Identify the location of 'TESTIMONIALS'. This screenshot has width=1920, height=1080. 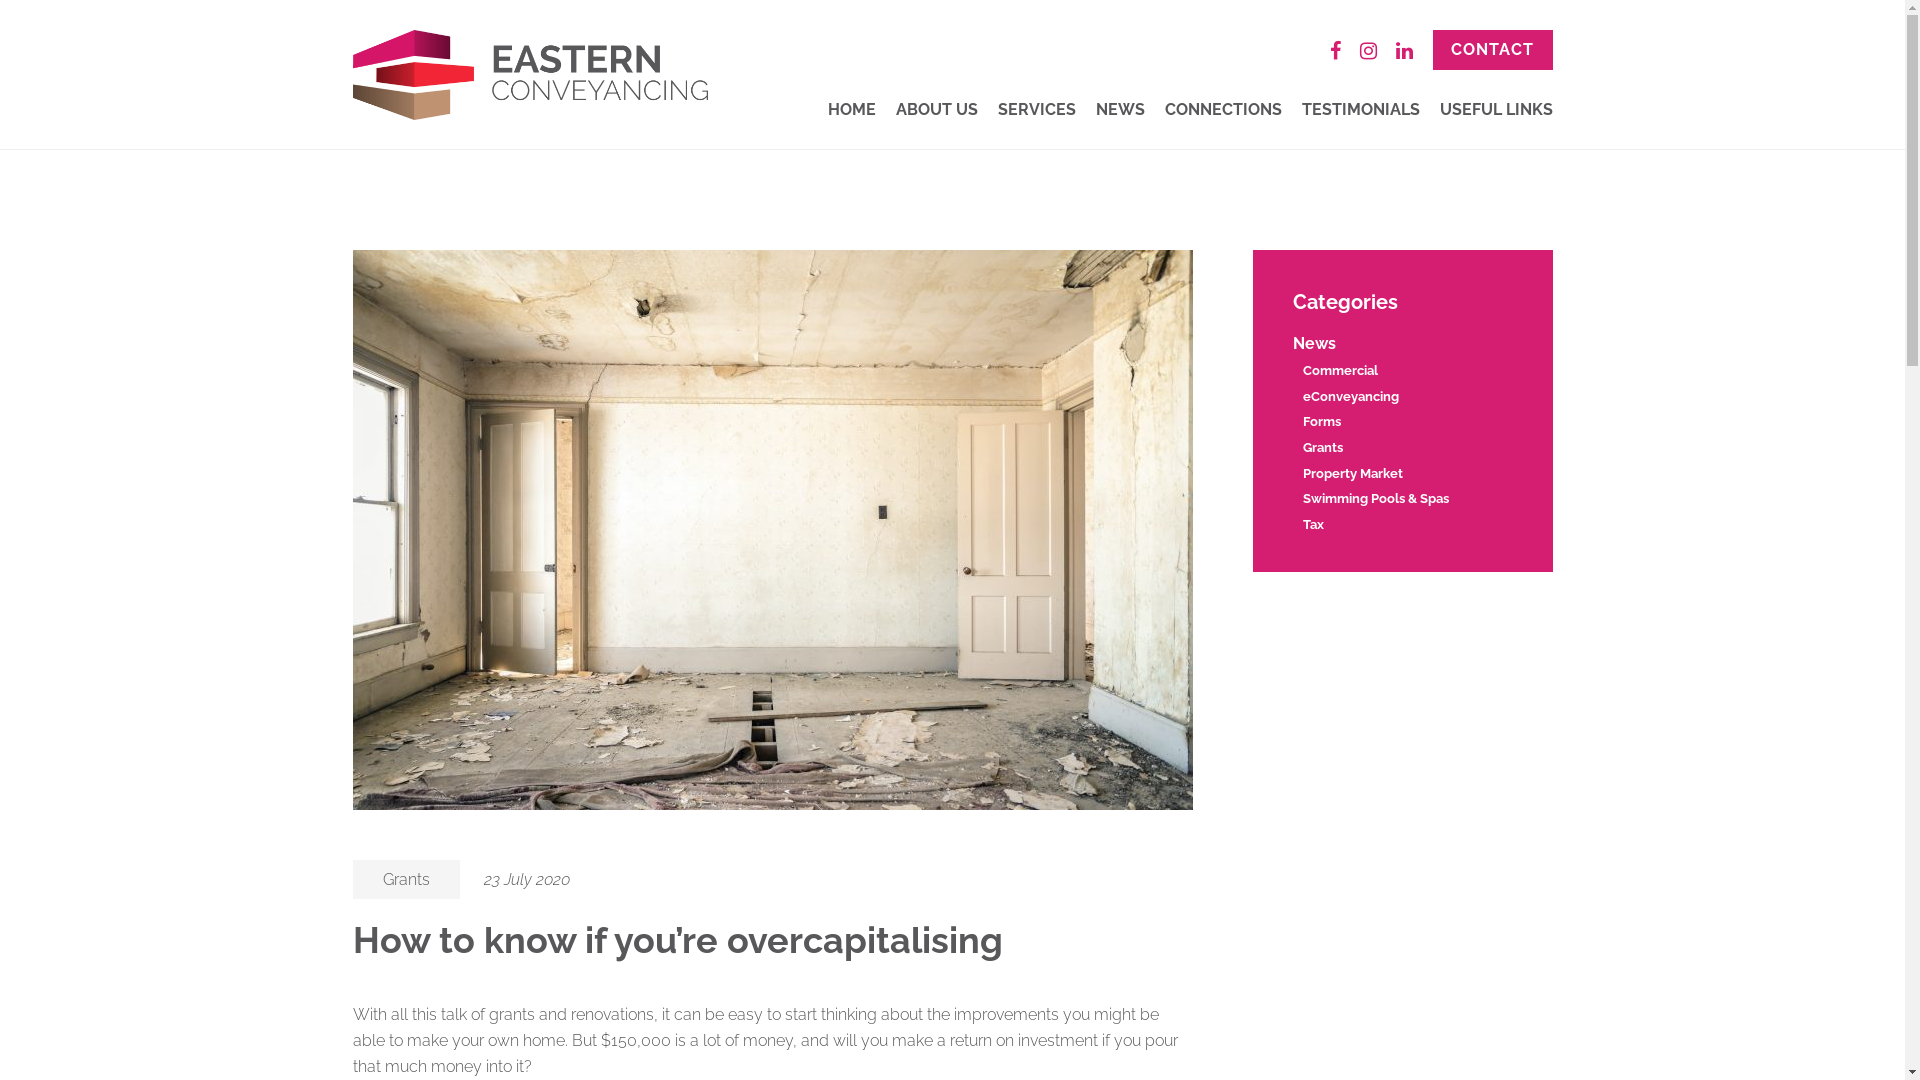
(1360, 109).